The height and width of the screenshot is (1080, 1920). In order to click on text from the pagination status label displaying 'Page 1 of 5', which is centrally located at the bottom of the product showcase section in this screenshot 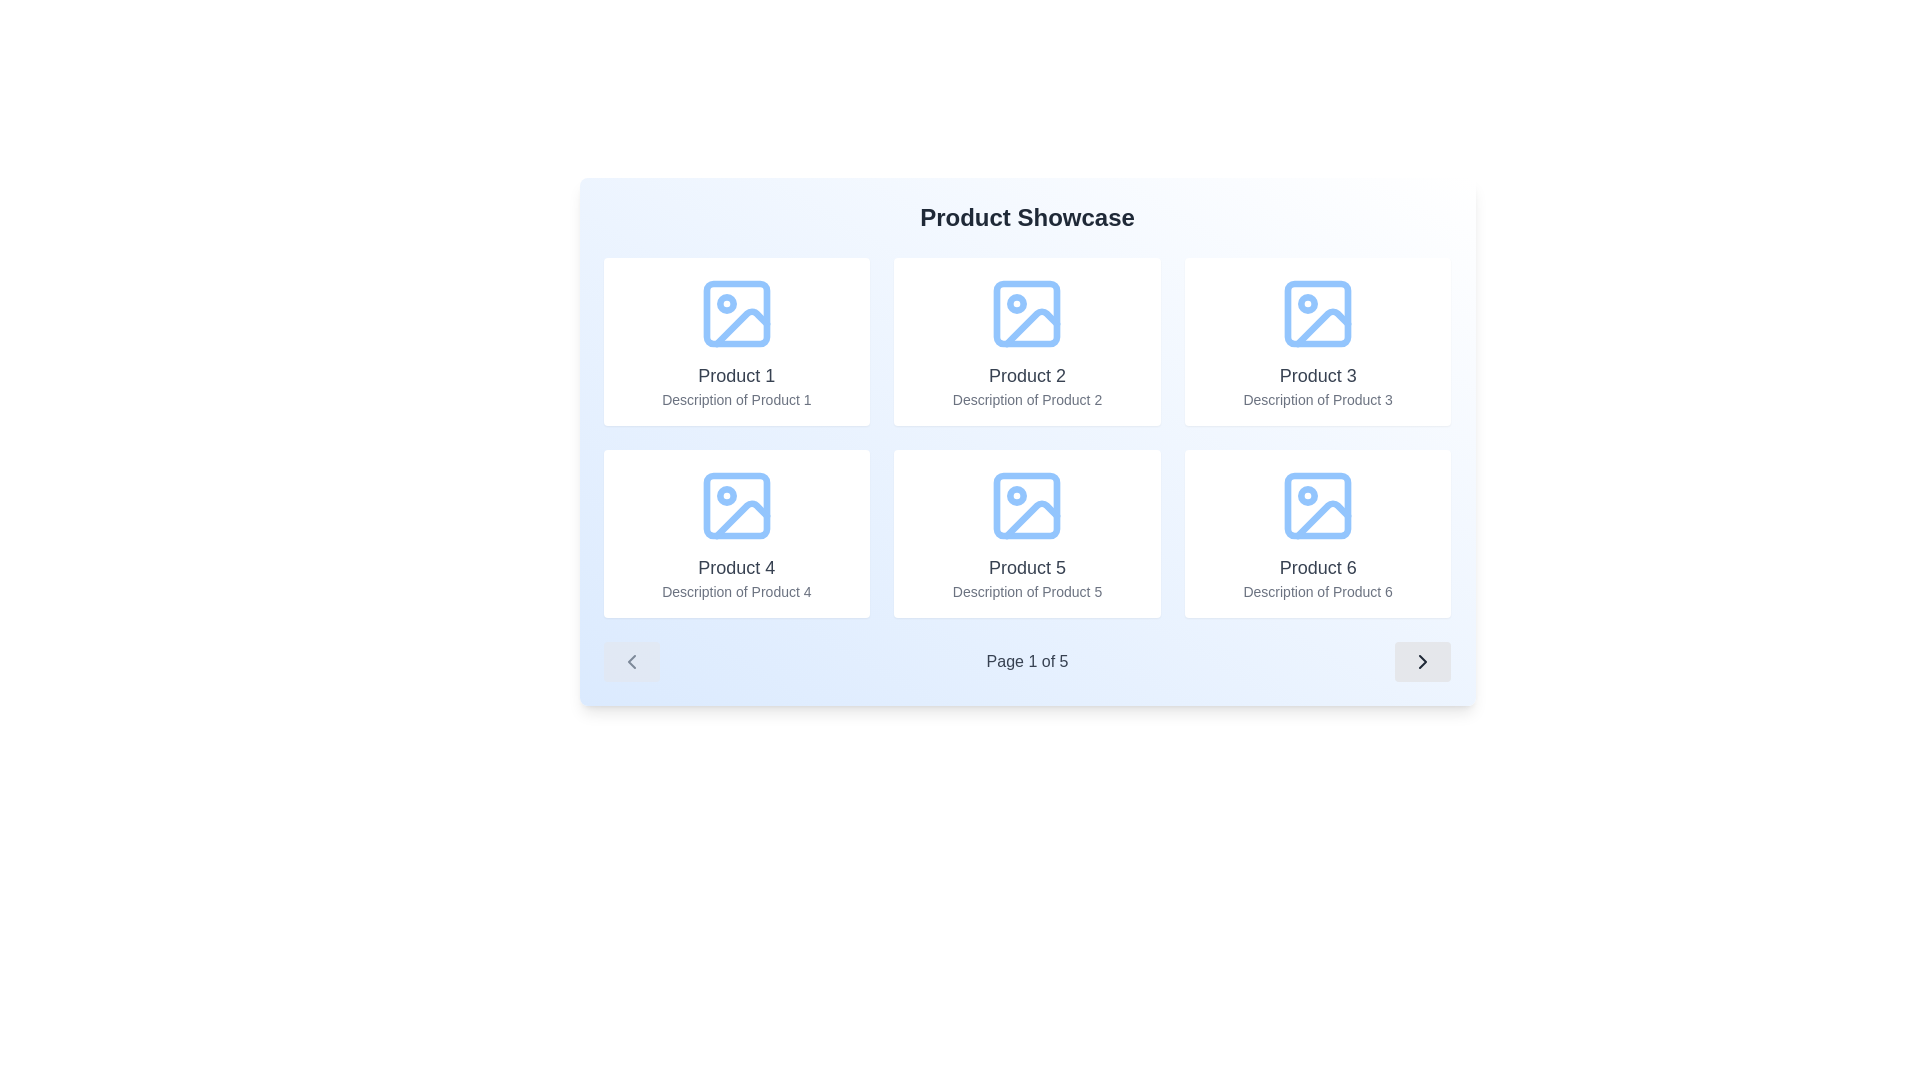, I will do `click(1027, 662)`.